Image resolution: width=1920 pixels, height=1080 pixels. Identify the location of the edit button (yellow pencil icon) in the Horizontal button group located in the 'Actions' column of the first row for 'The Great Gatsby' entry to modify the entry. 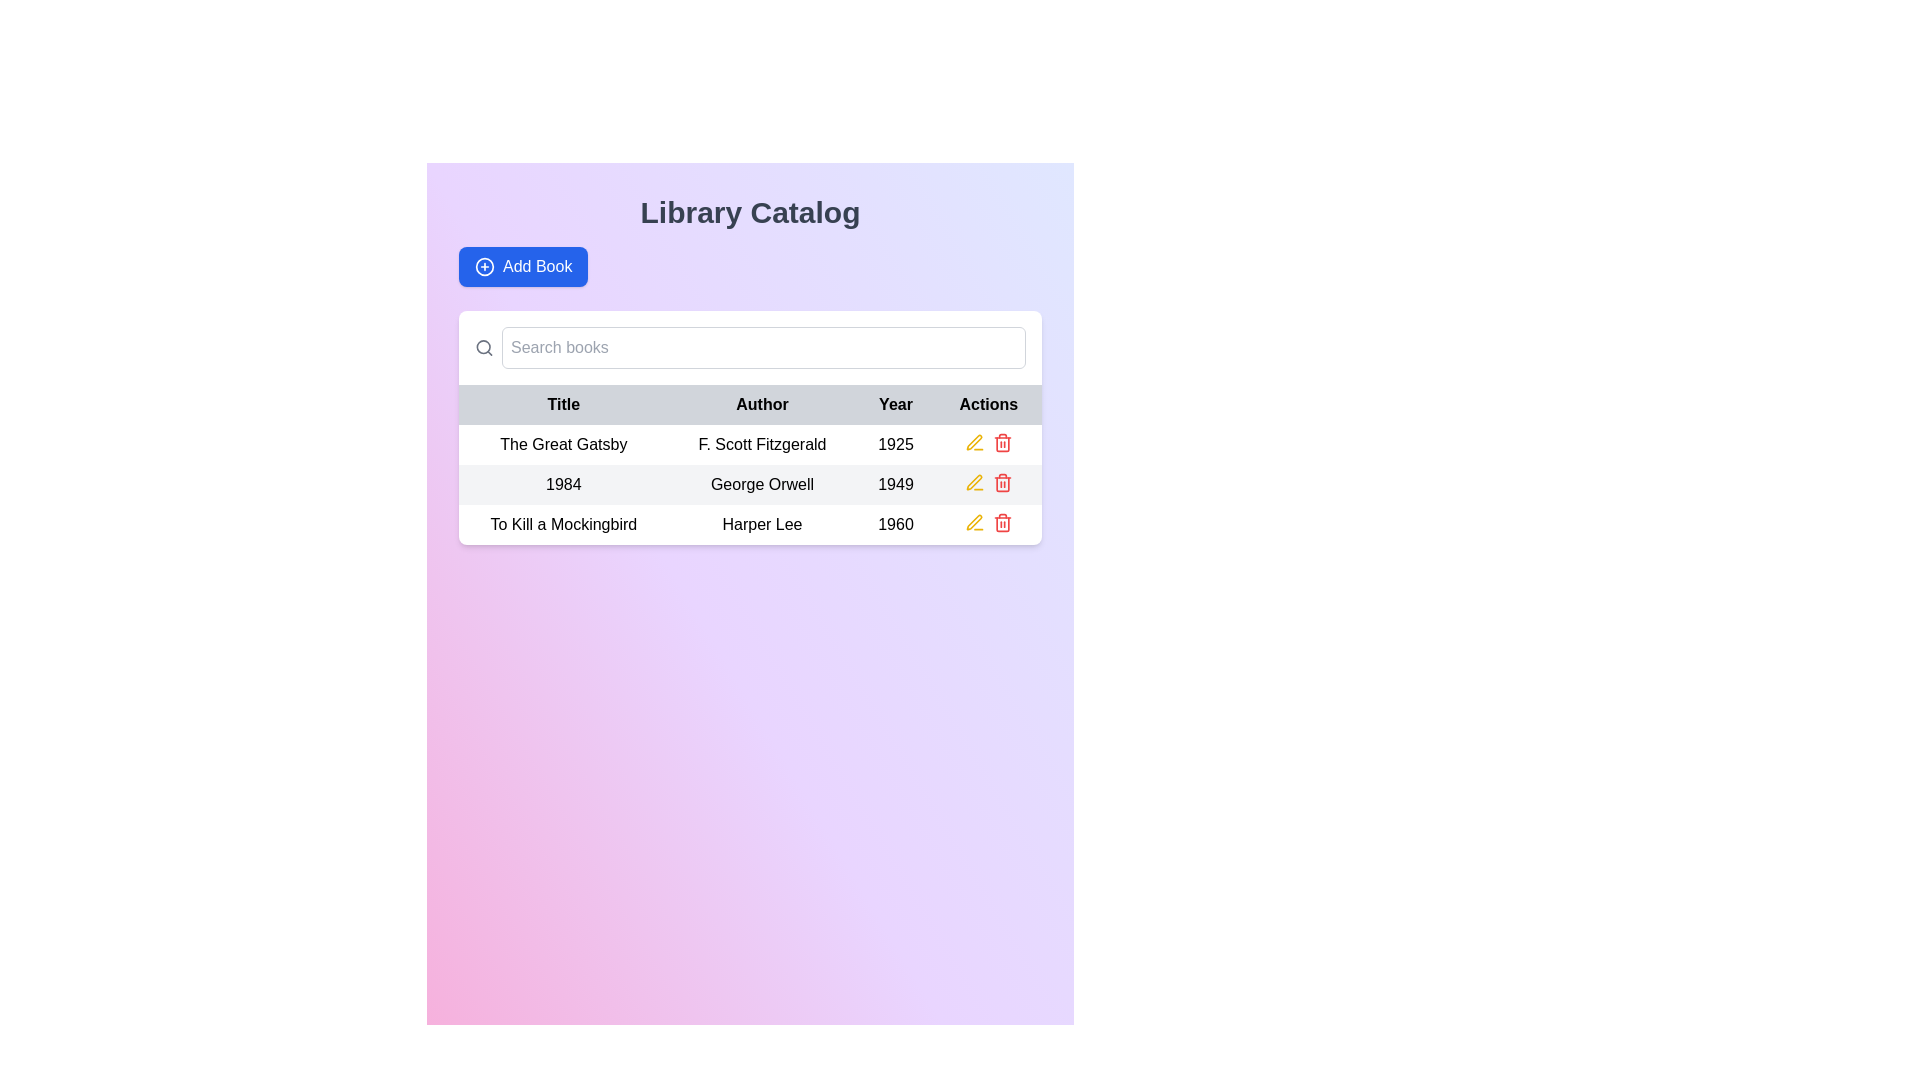
(988, 442).